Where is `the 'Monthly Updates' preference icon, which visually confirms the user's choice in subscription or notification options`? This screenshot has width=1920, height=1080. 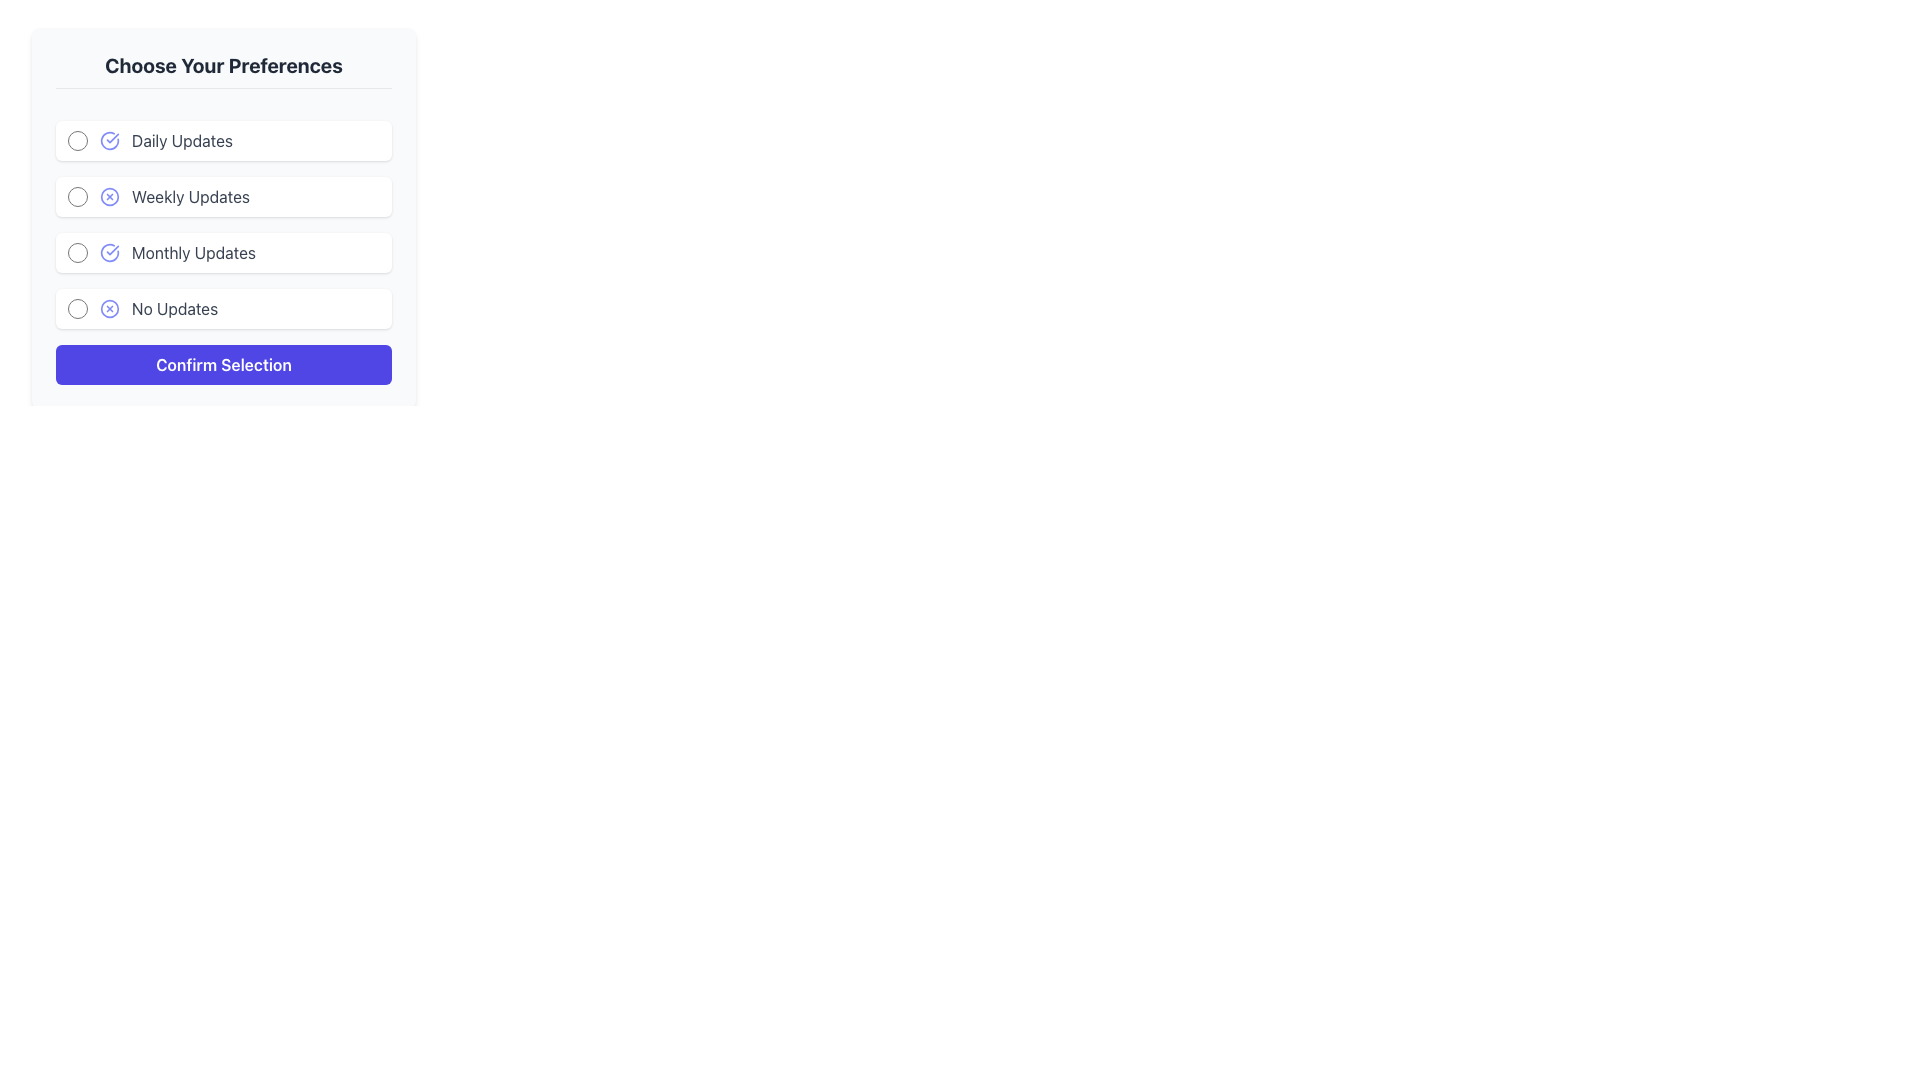 the 'Monthly Updates' preference icon, which visually confirms the user's choice in subscription or notification options is located at coordinates (109, 252).